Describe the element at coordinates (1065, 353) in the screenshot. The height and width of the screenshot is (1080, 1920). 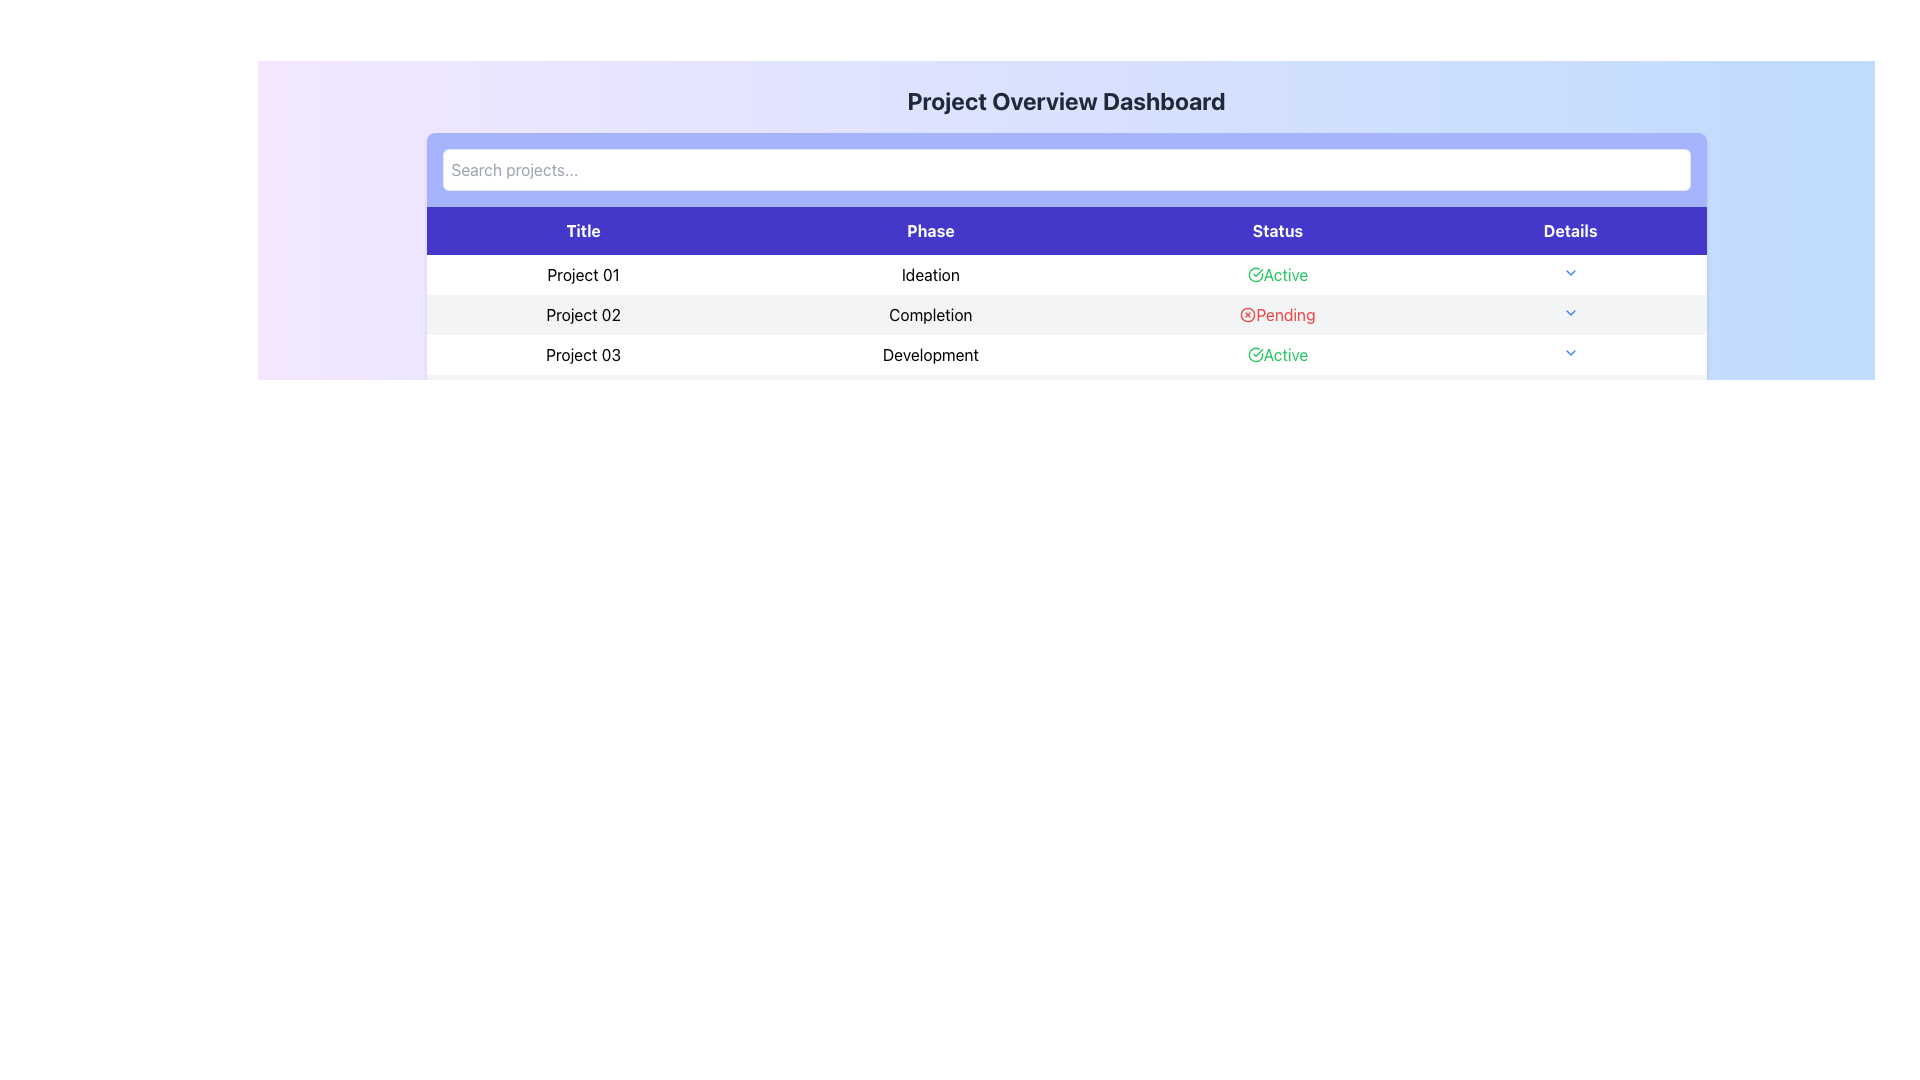
I see `the third row of the data table displaying 'Project 03', 'Development', and 'Active'` at that location.